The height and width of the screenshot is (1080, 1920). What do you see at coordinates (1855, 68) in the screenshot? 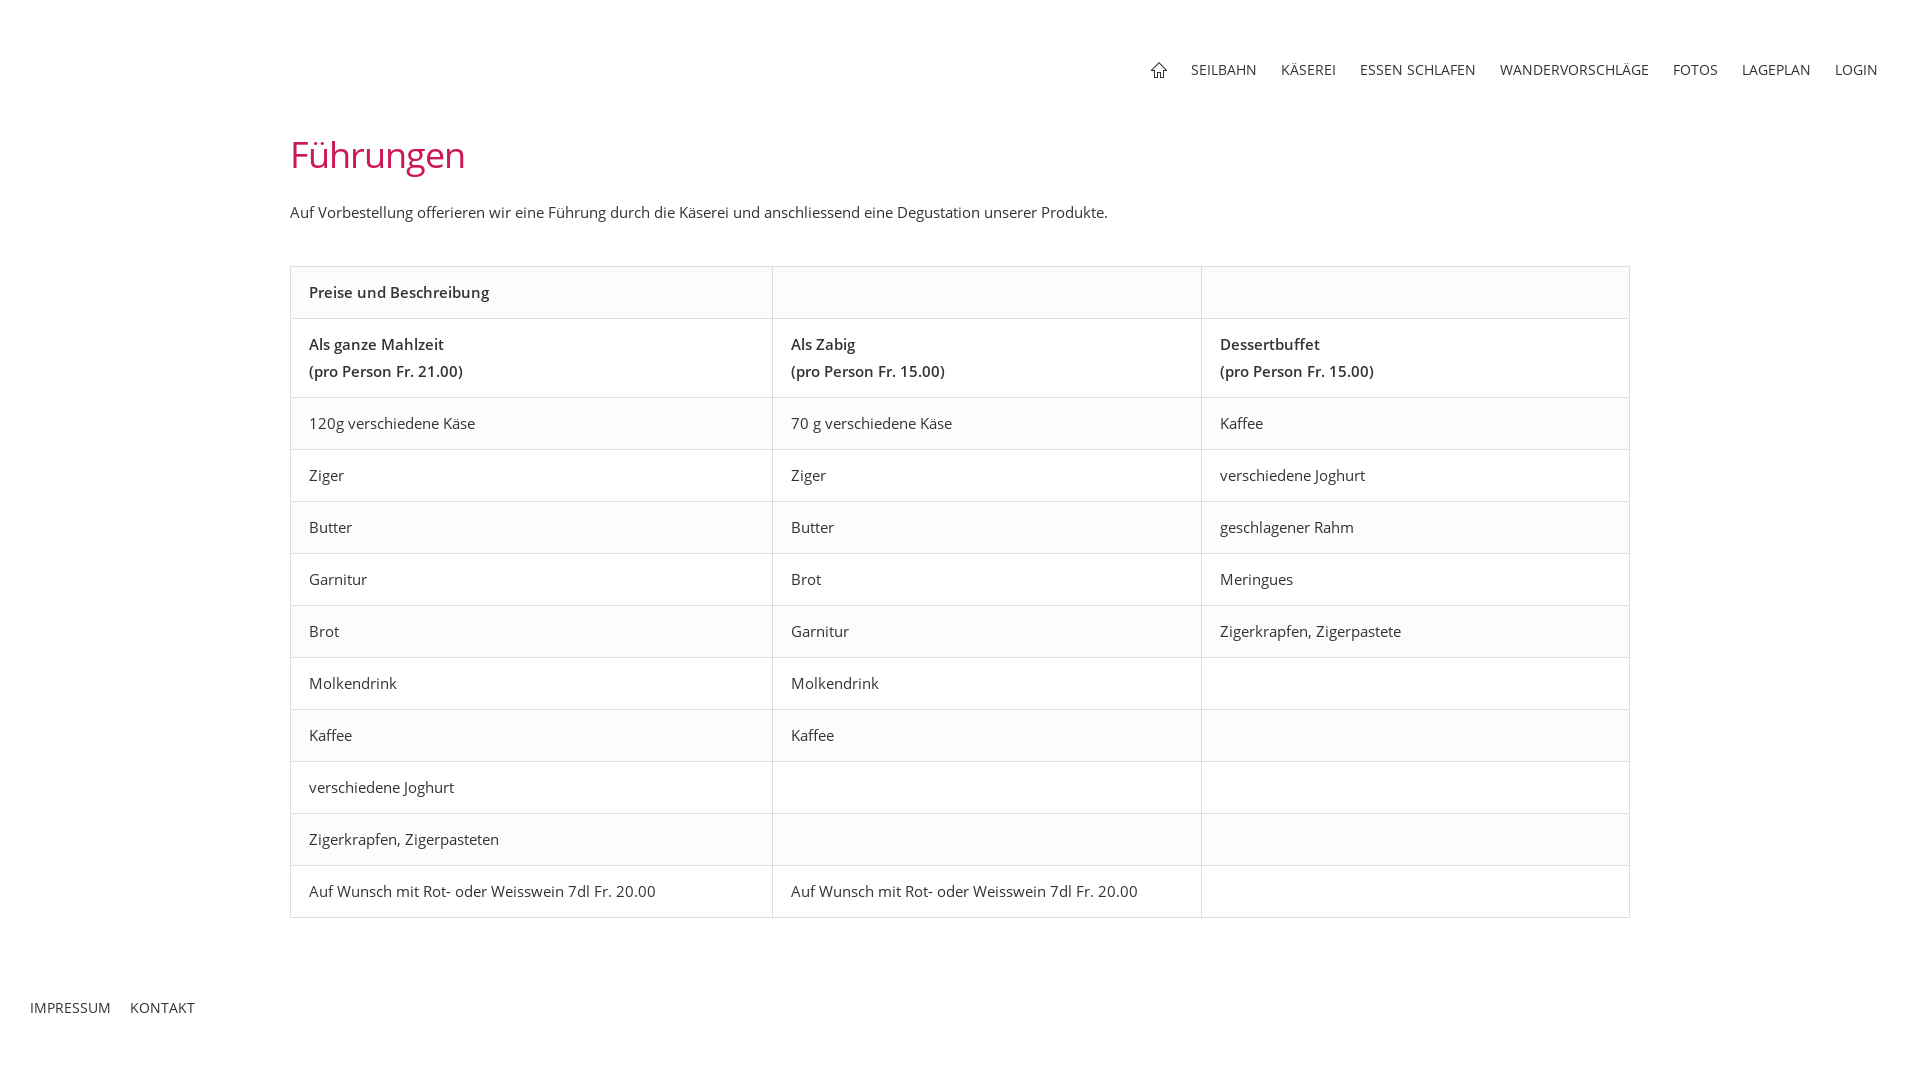
I see `'LOGIN'` at bounding box center [1855, 68].